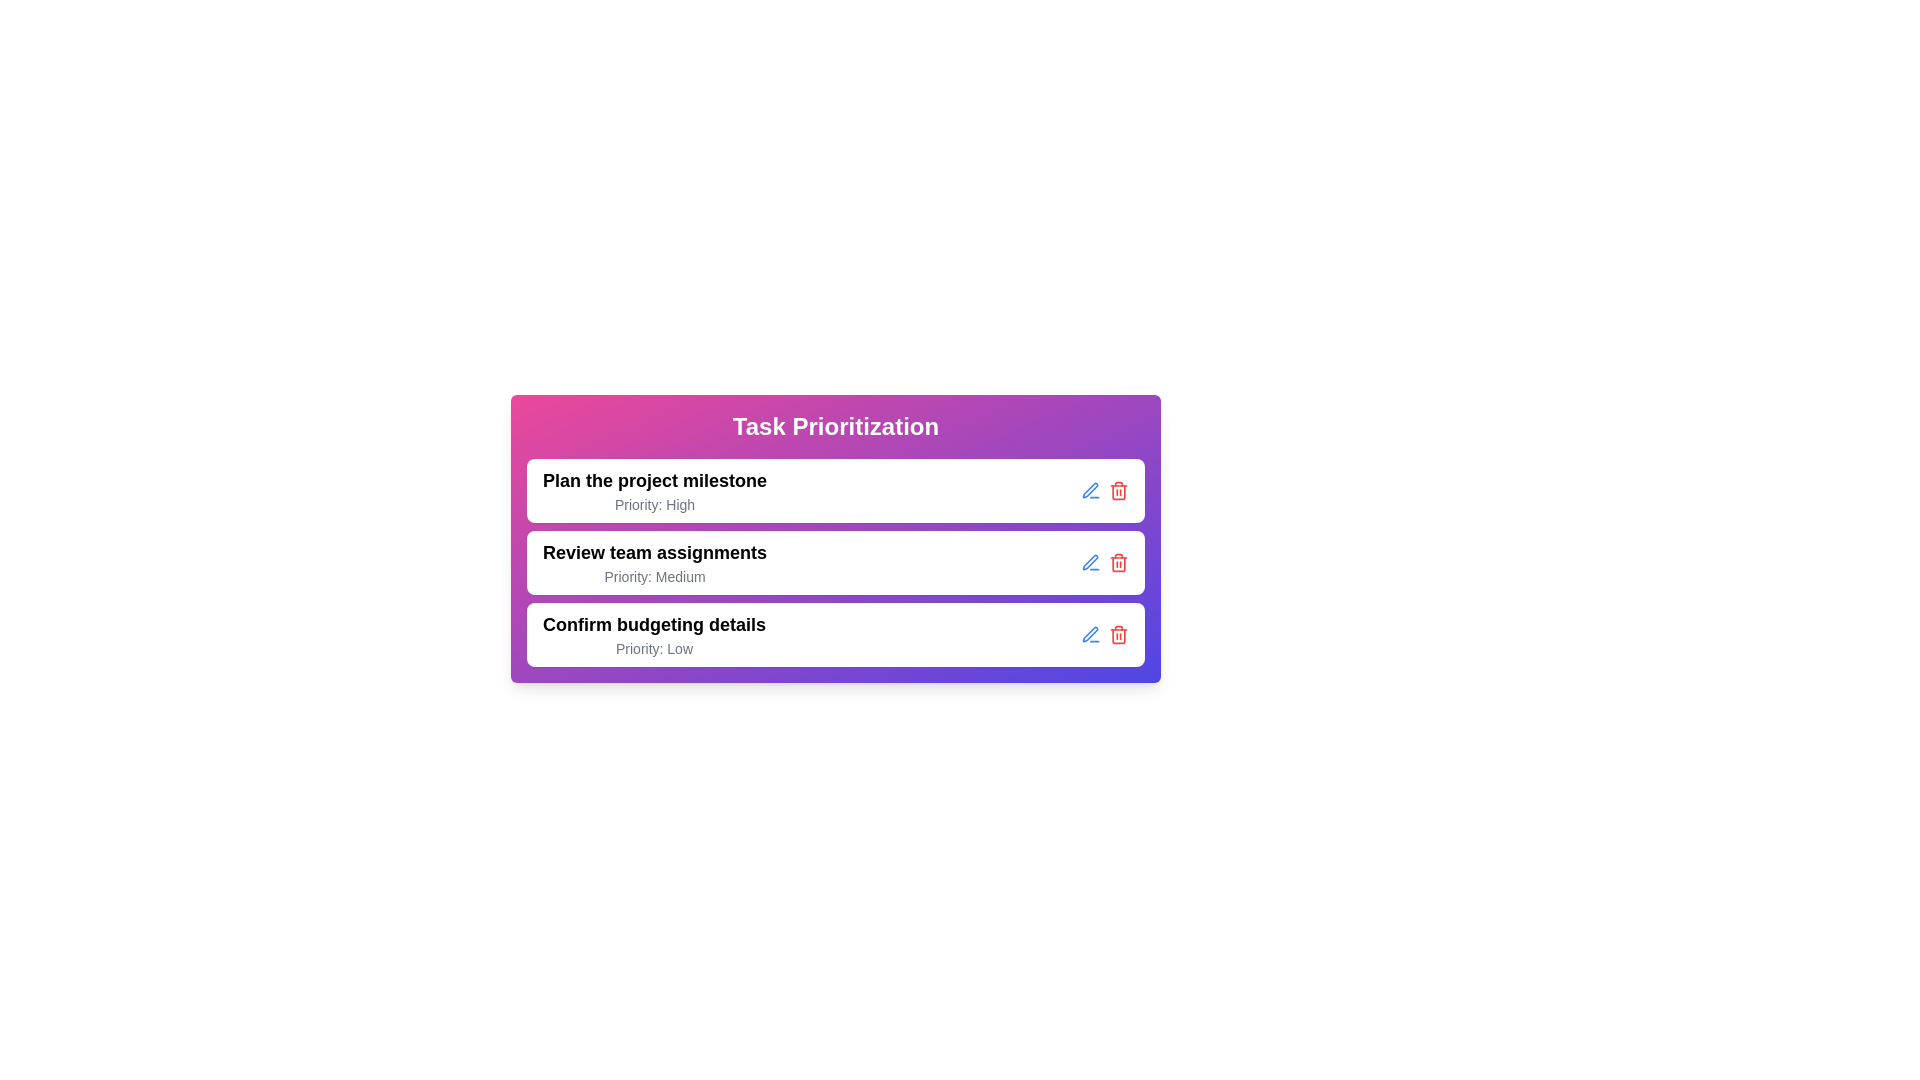 The width and height of the screenshot is (1920, 1080). What do you see at coordinates (1117, 490) in the screenshot?
I see `the trashcan icon, which is a red delete button located at the far right of the task 'Plan the project milestone'` at bounding box center [1117, 490].